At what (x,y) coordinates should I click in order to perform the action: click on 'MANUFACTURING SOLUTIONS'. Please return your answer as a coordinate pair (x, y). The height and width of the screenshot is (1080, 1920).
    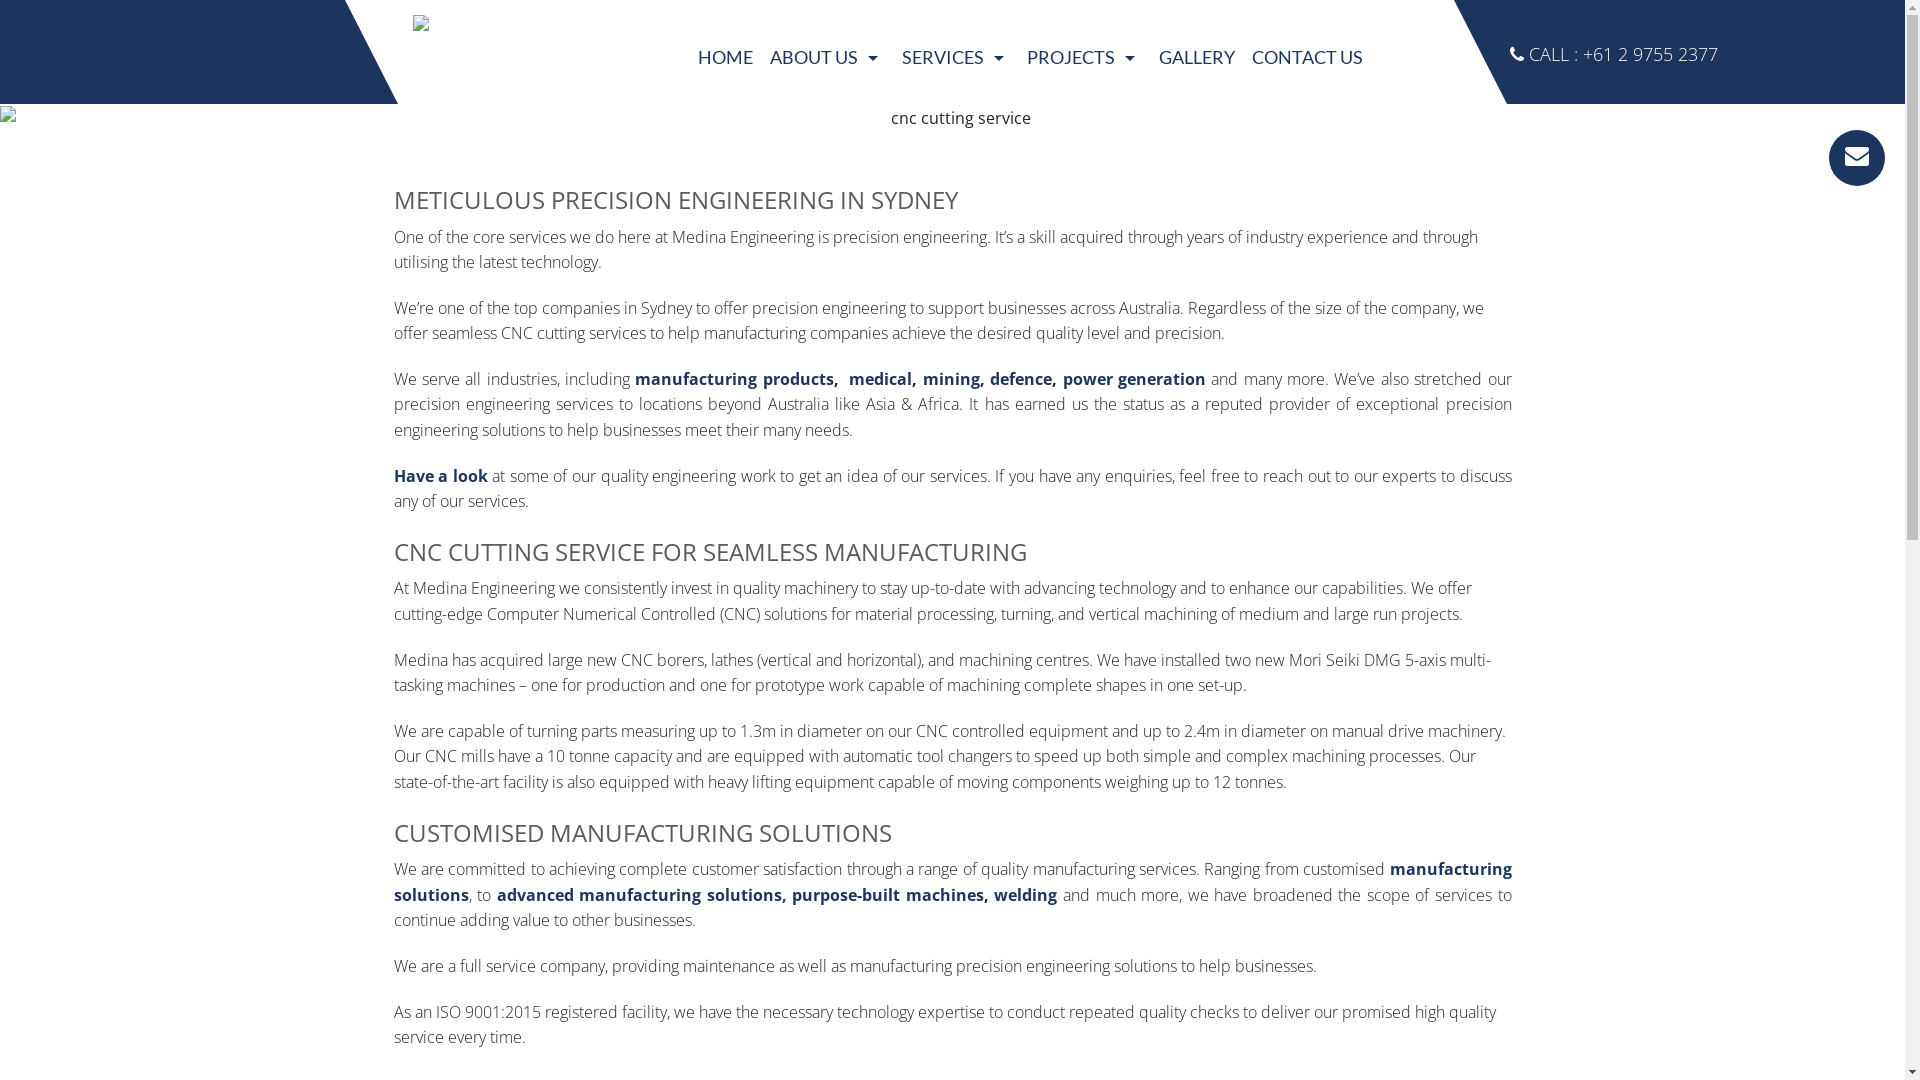
    Looking at the image, I should click on (954, 162).